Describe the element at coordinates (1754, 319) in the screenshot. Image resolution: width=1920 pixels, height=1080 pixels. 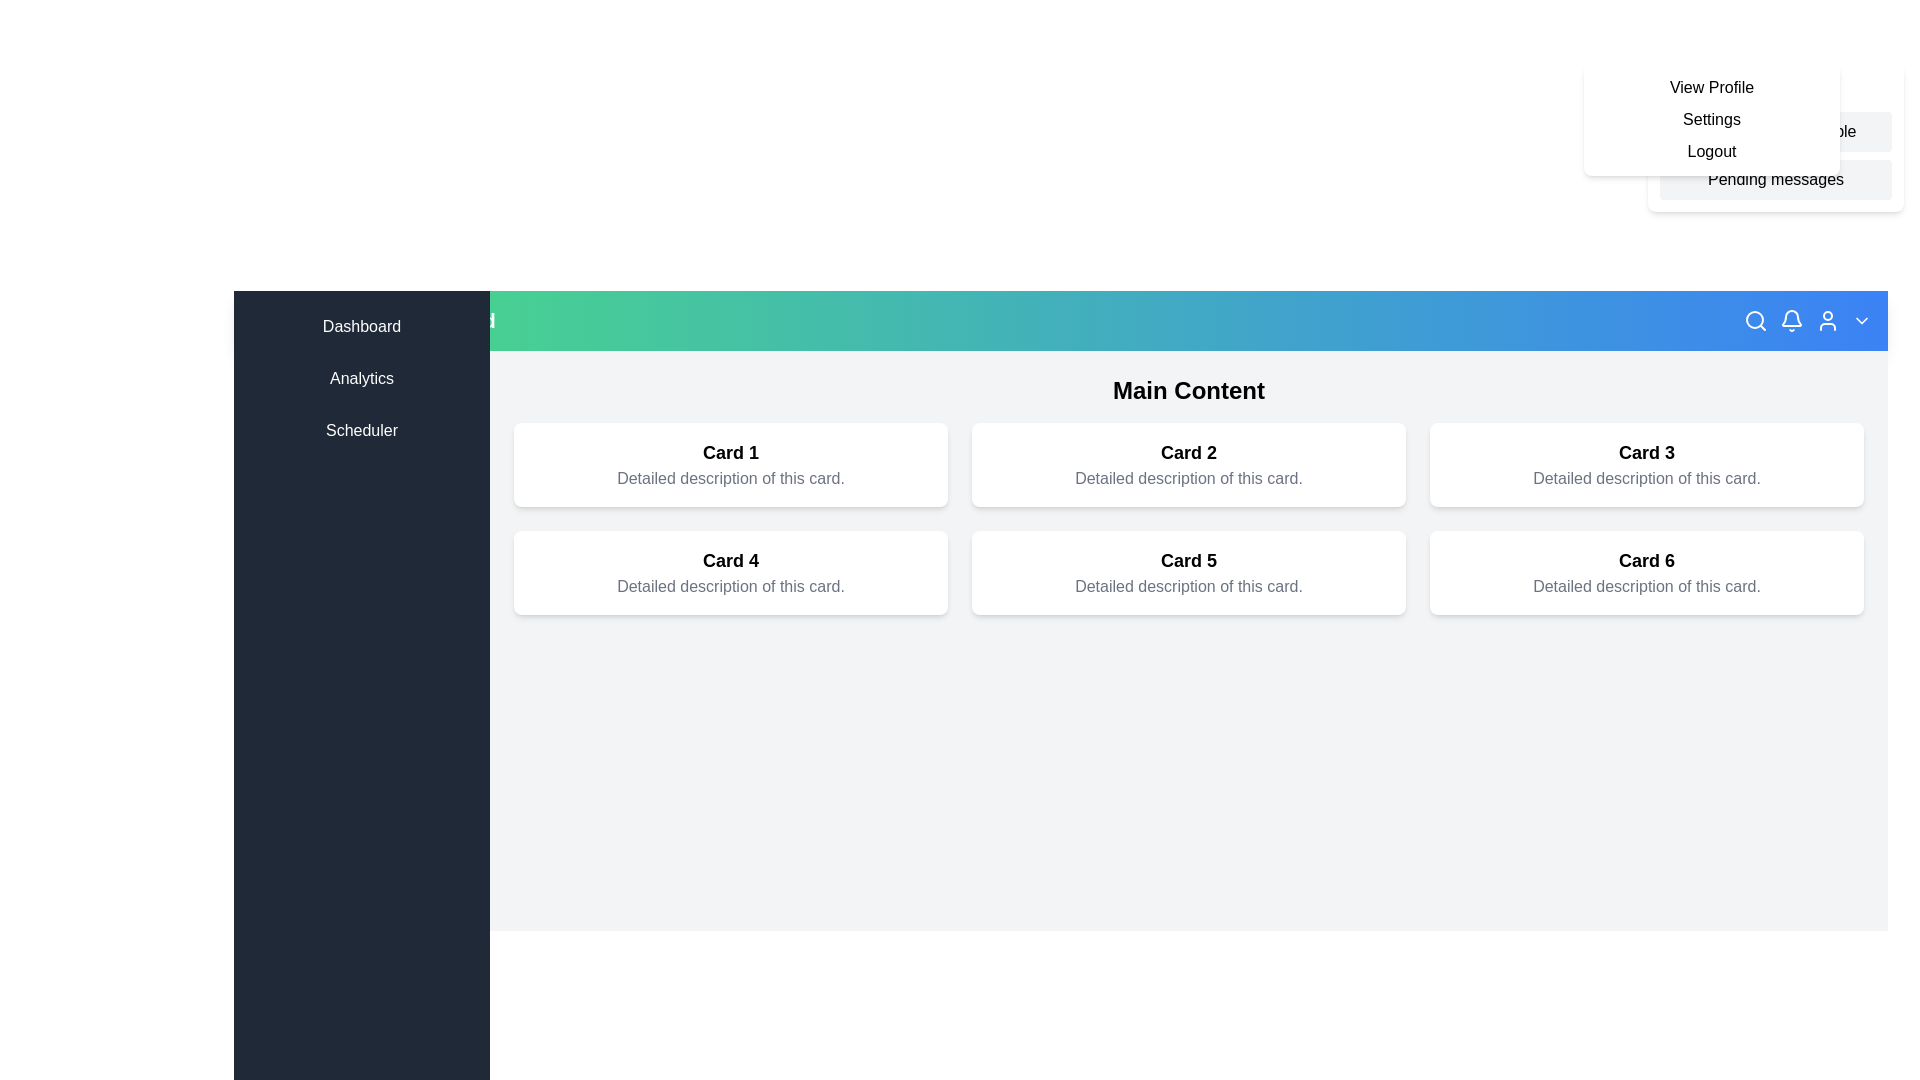
I see `the circular graphical element within the search icon located in the top-right corner of the interface` at that location.